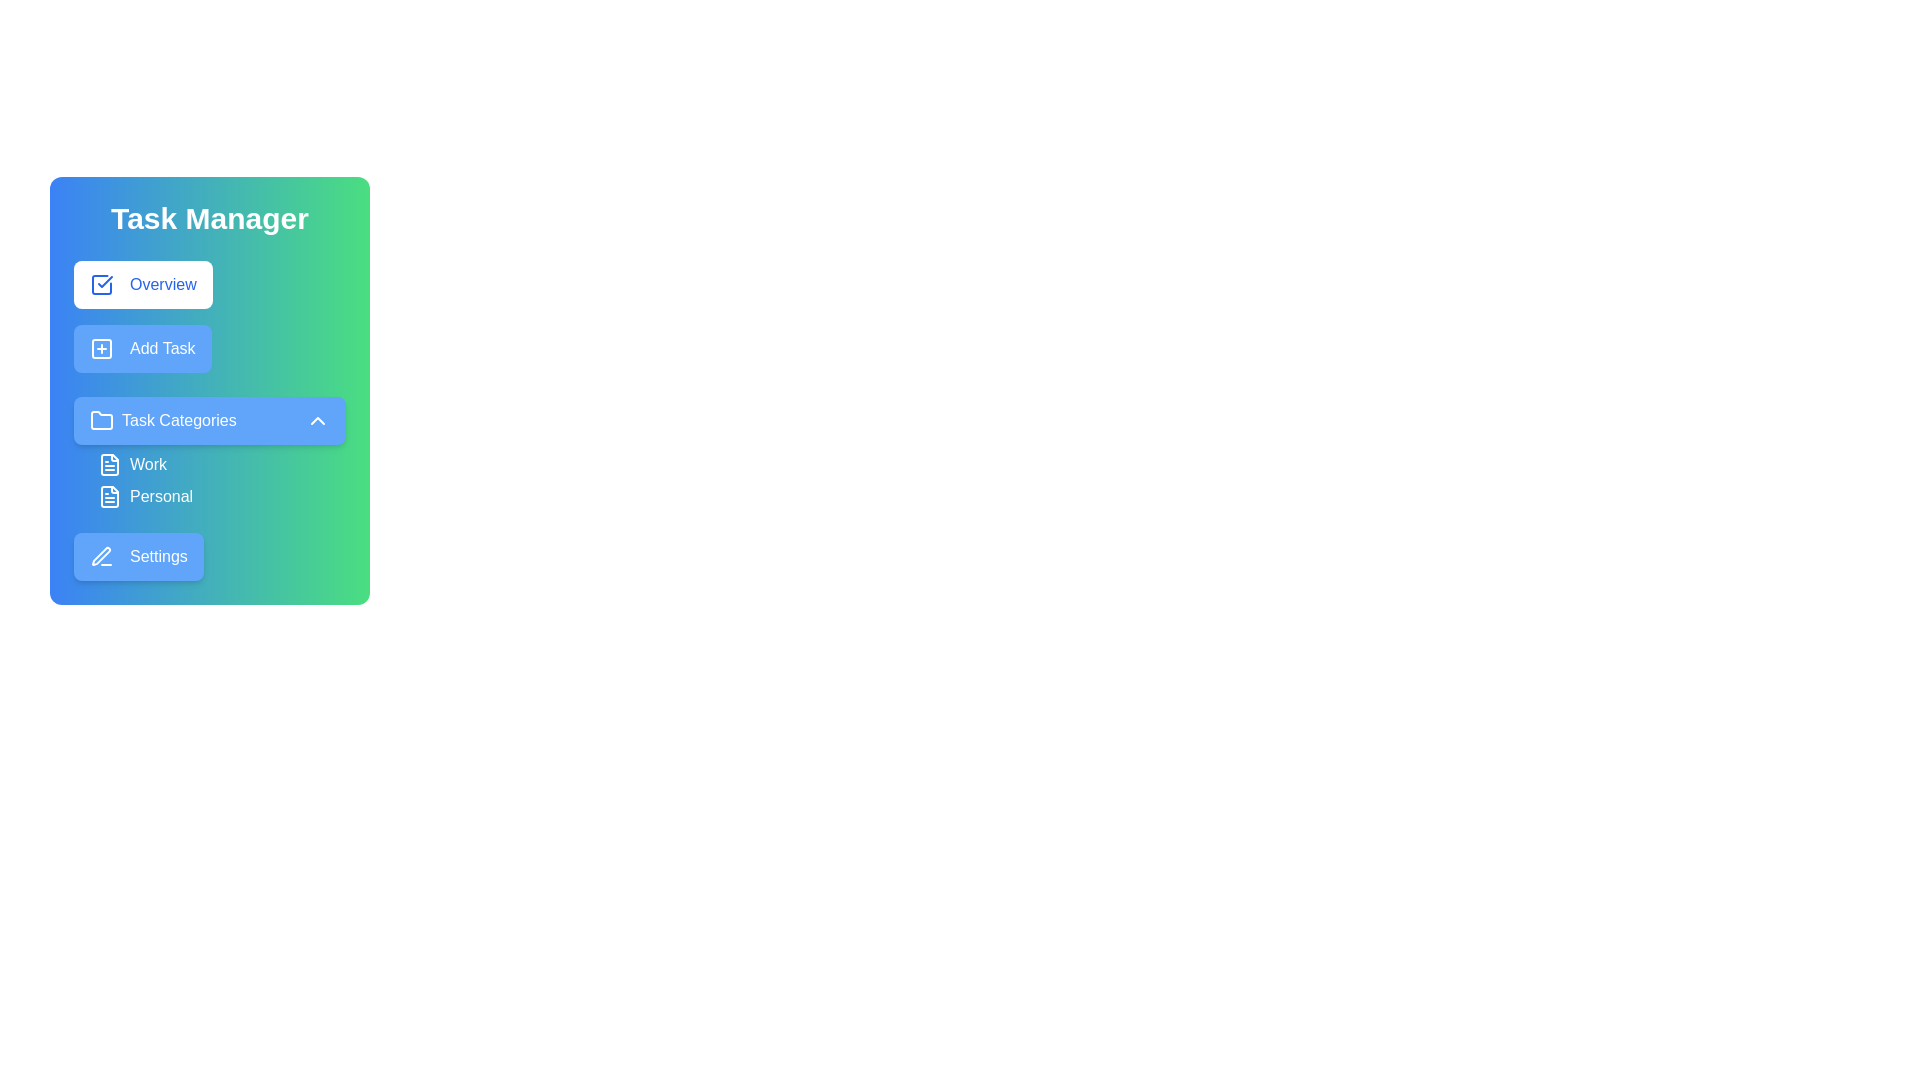 The image size is (1920, 1080). What do you see at coordinates (210, 481) in the screenshot?
I see `the 'Personal' item in the categorized list of task labels` at bounding box center [210, 481].